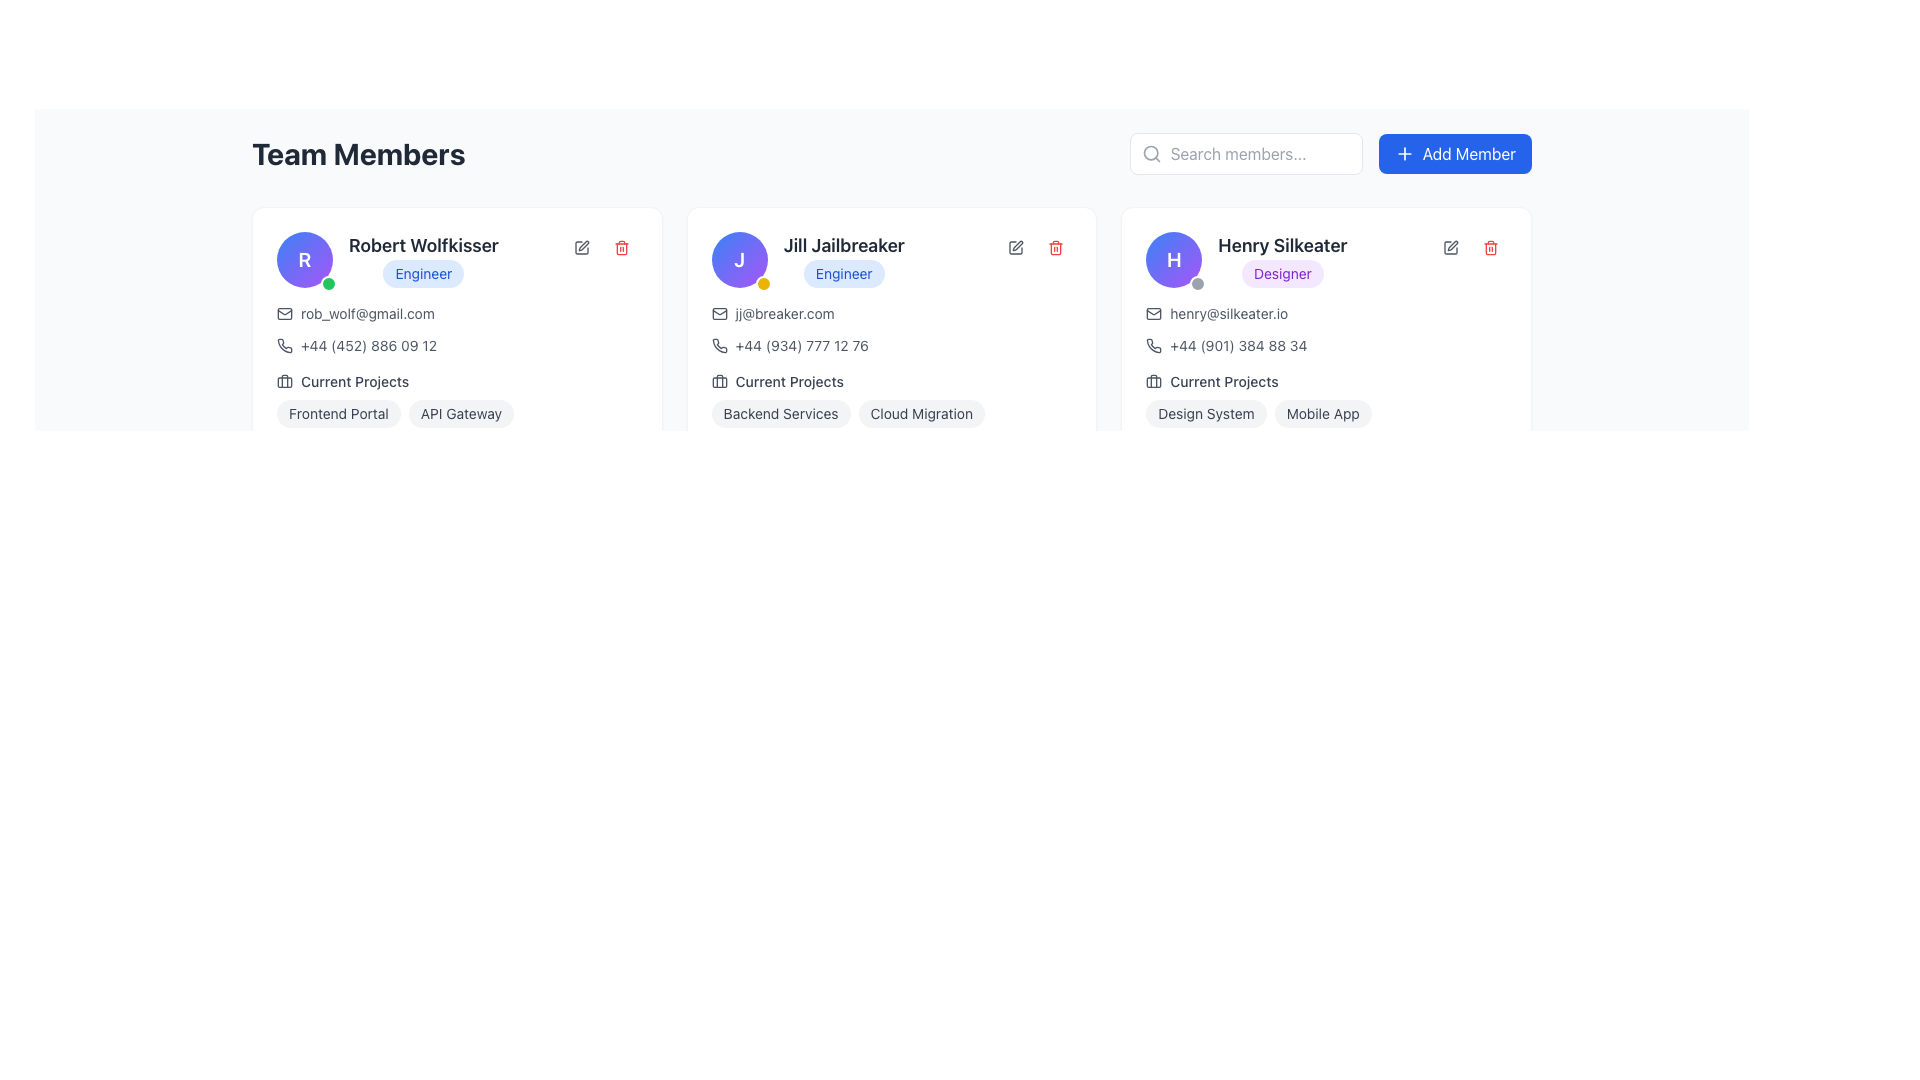 The width and height of the screenshot is (1920, 1080). What do you see at coordinates (762, 284) in the screenshot?
I see `the small circular badge with a yellow background and white border located at the bottom-right corner of the larger circle containing the letter 'J' on the card component for Jill Jailbreaker` at bounding box center [762, 284].